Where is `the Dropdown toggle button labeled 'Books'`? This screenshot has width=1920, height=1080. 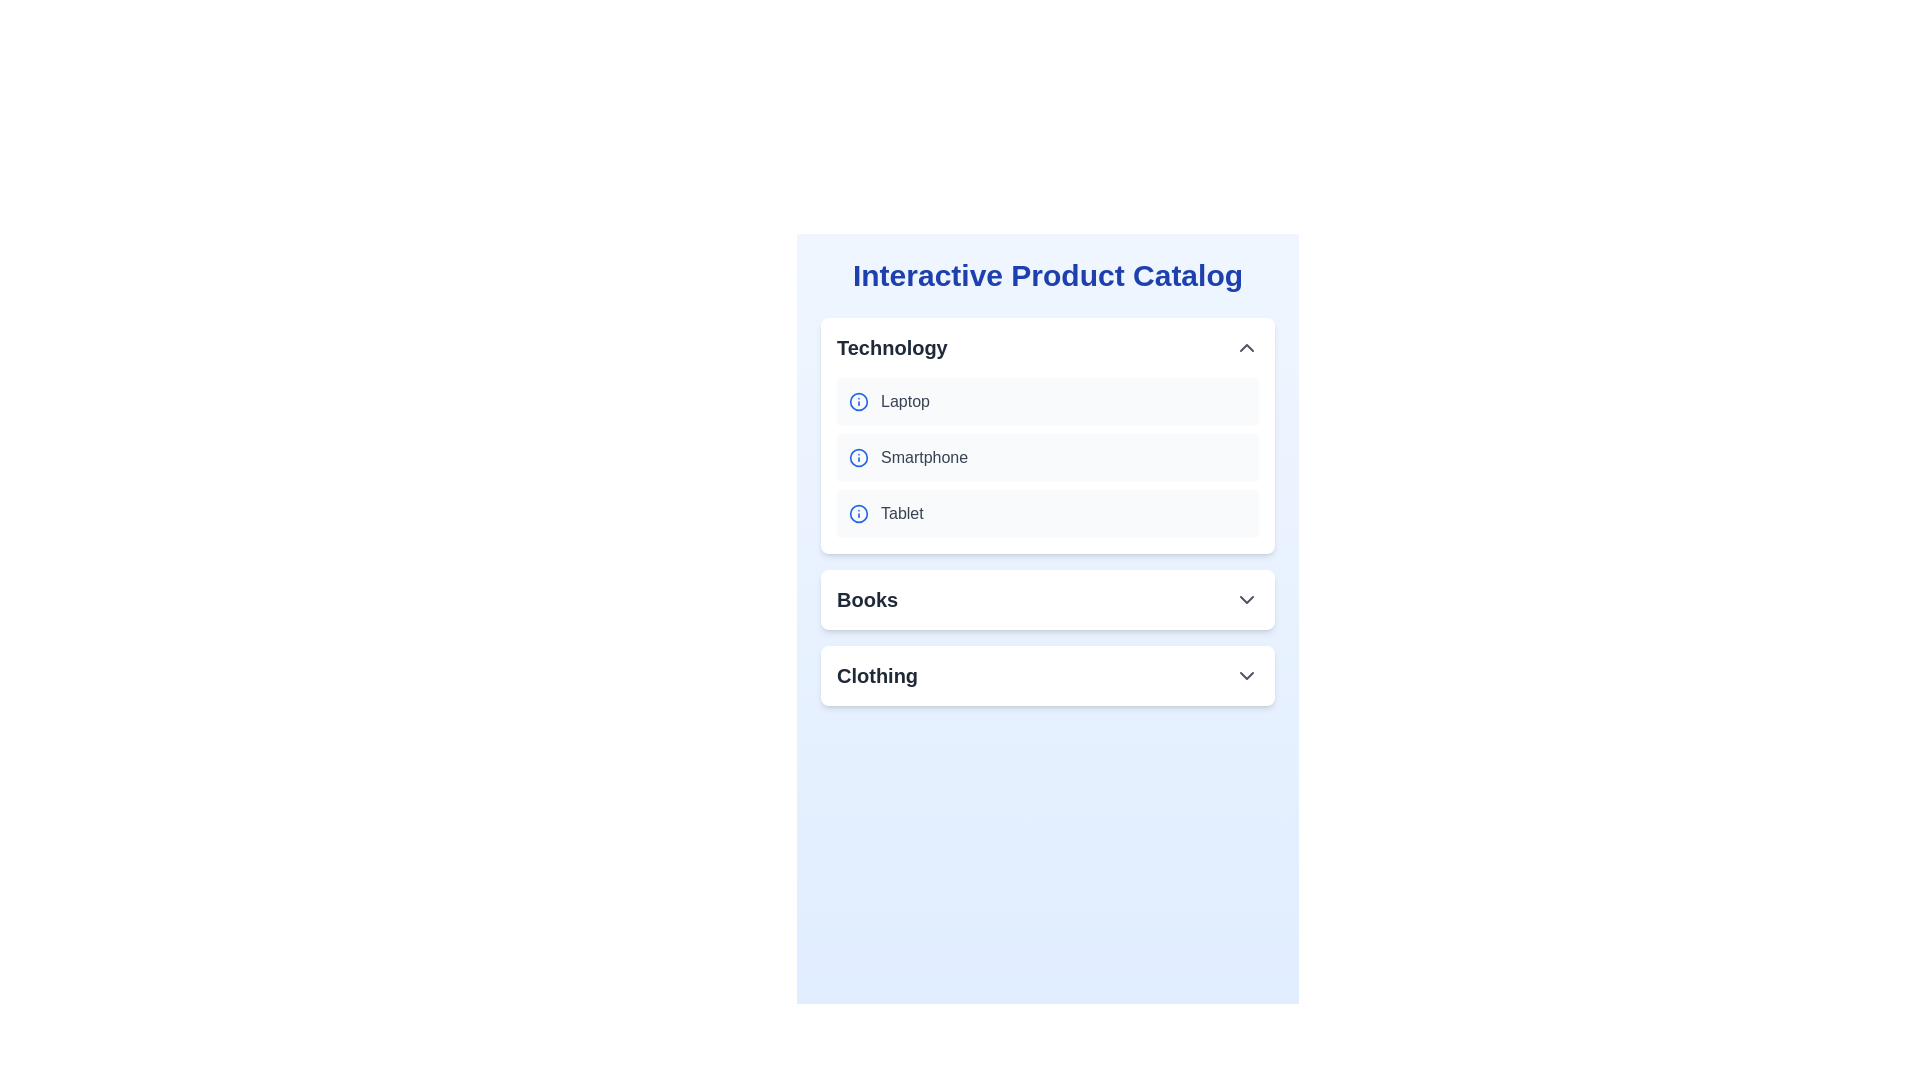 the Dropdown toggle button labeled 'Books' is located at coordinates (1046, 599).